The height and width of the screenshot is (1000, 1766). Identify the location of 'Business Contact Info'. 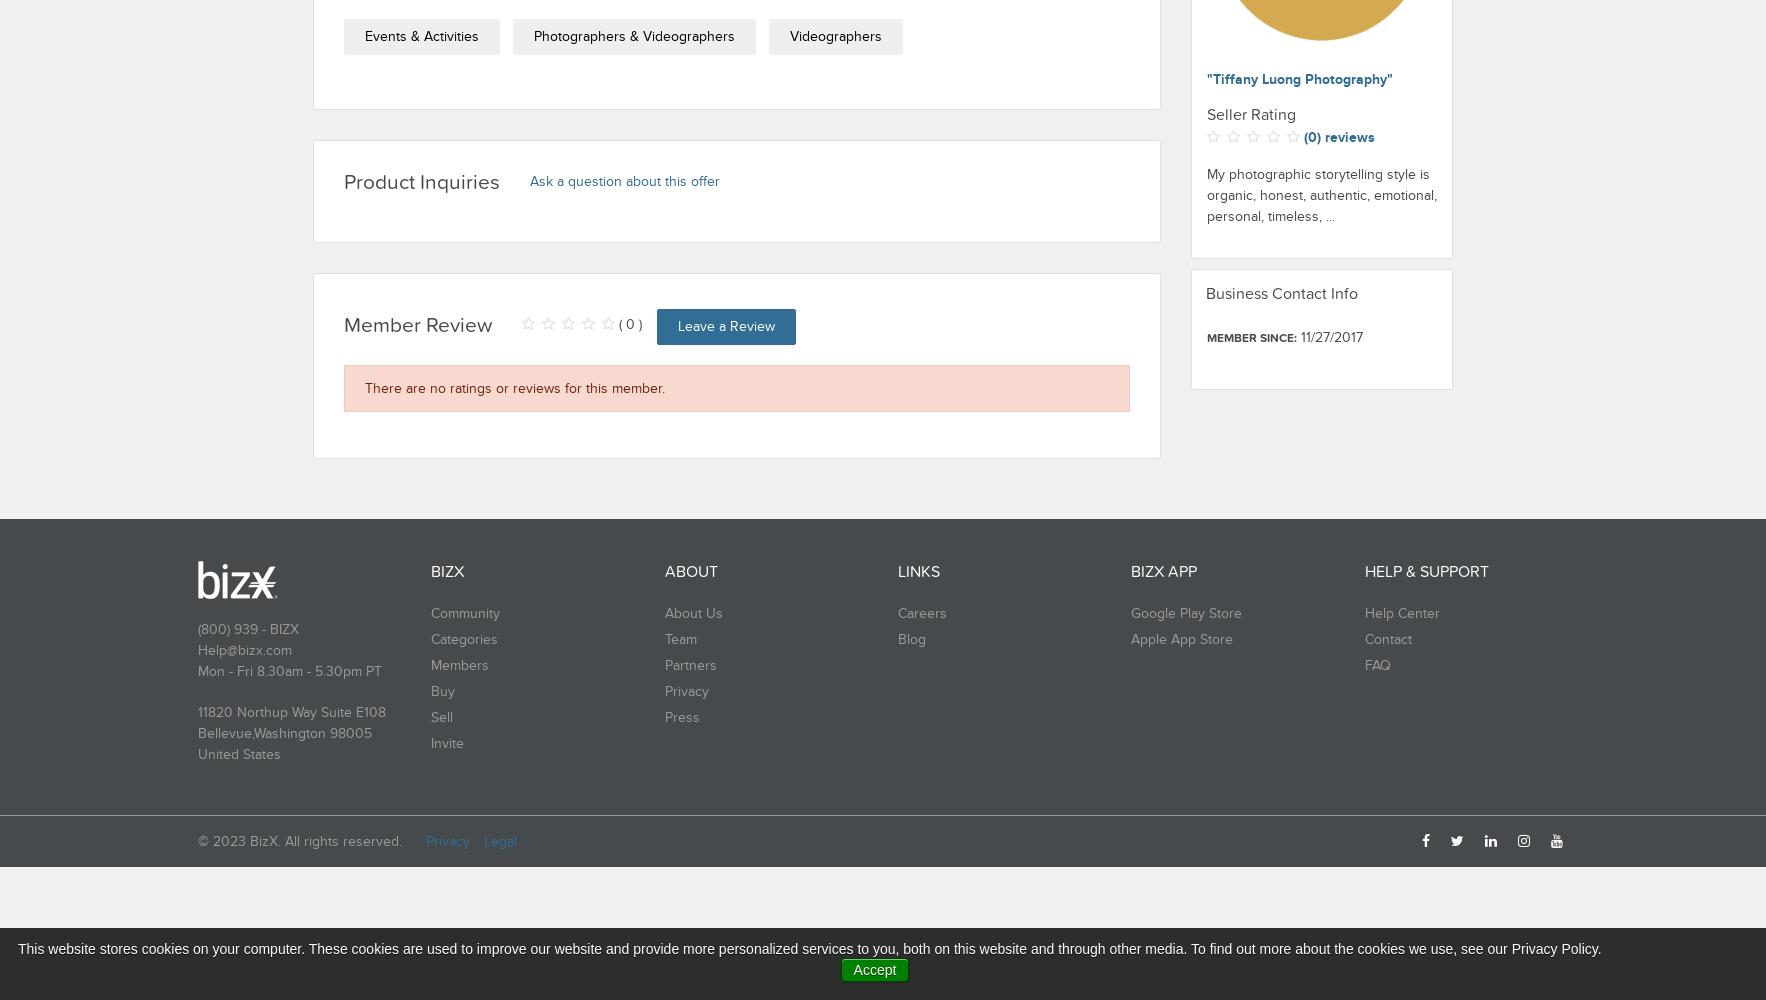
(1280, 293).